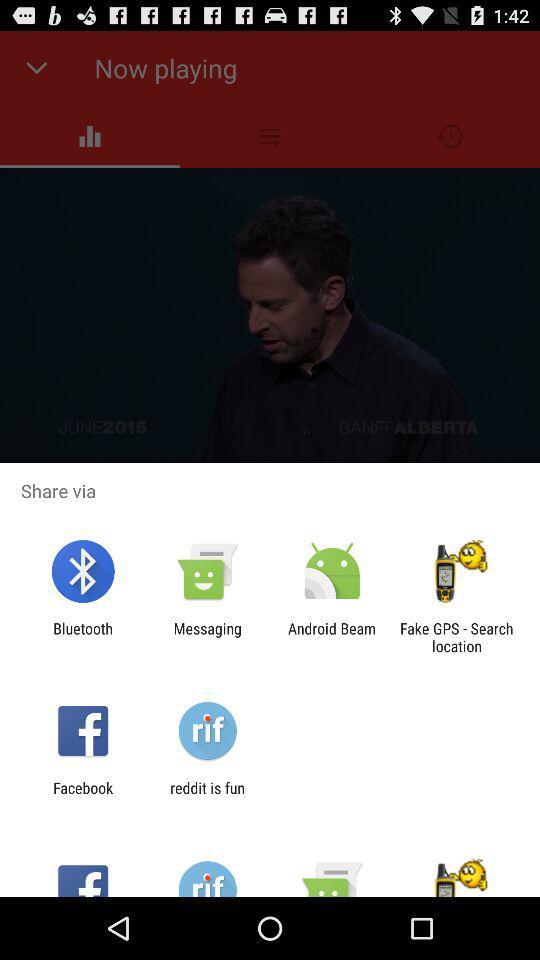 Image resolution: width=540 pixels, height=960 pixels. What do you see at coordinates (332, 636) in the screenshot?
I see `item to the left of fake gps search app` at bounding box center [332, 636].